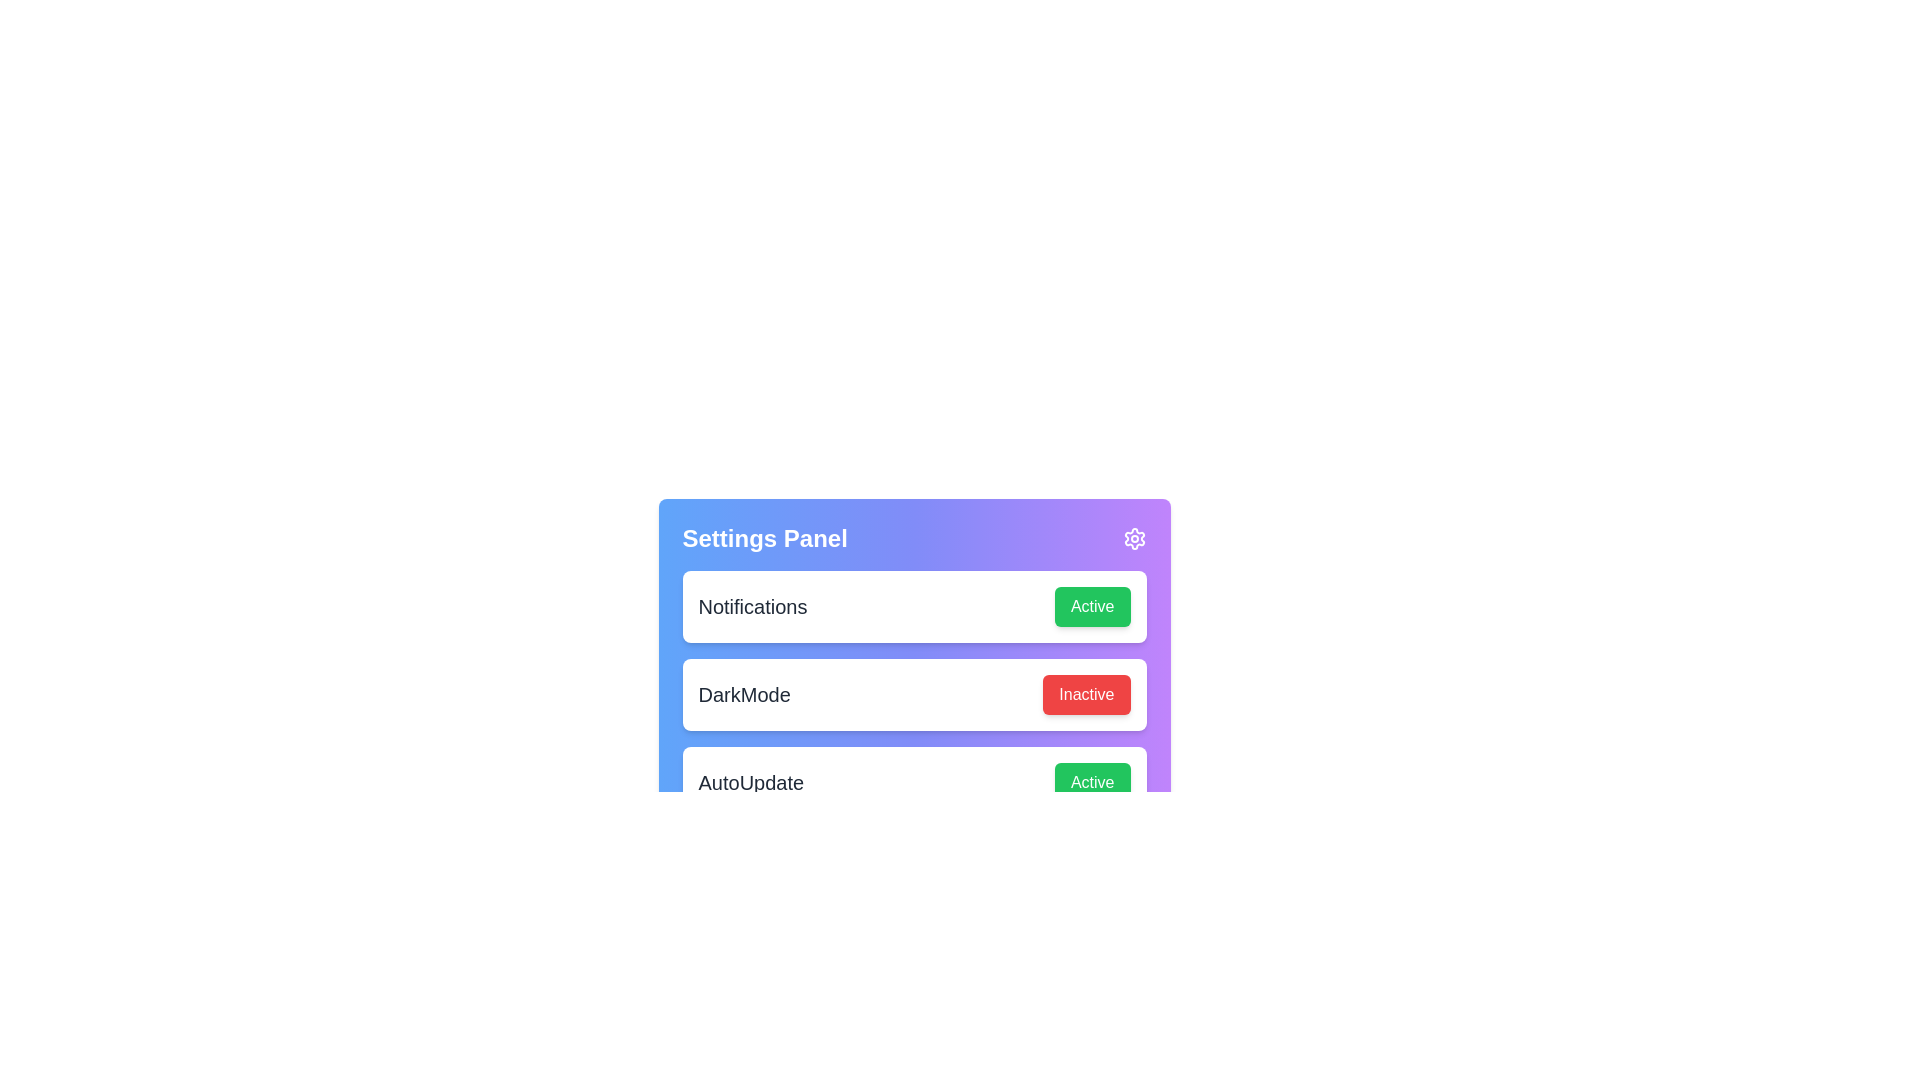  What do you see at coordinates (1091, 605) in the screenshot?
I see `the button labeled Active (Notifications) to observe its hover effect` at bounding box center [1091, 605].